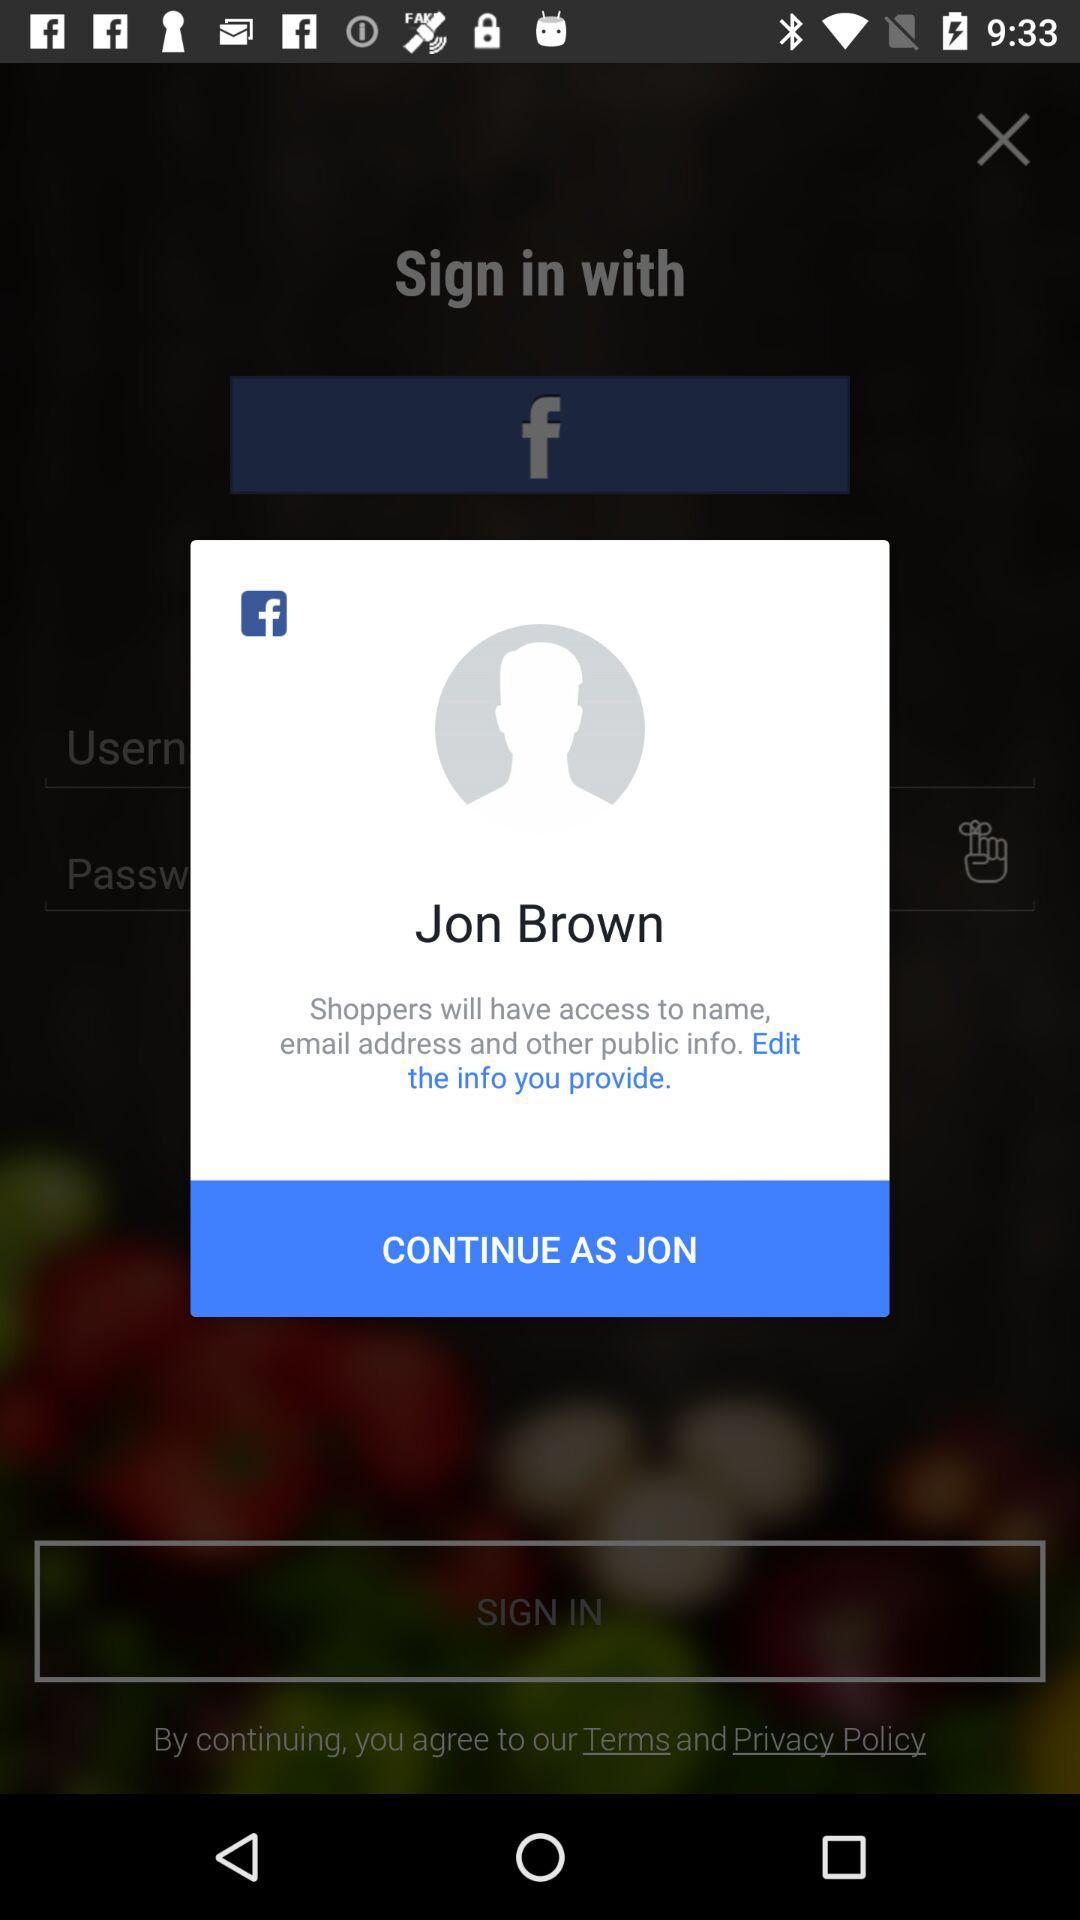 The width and height of the screenshot is (1080, 1920). Describe the element at coordinates (540, 1041) in the screenshot. I see `the shoppers will have` at that location.